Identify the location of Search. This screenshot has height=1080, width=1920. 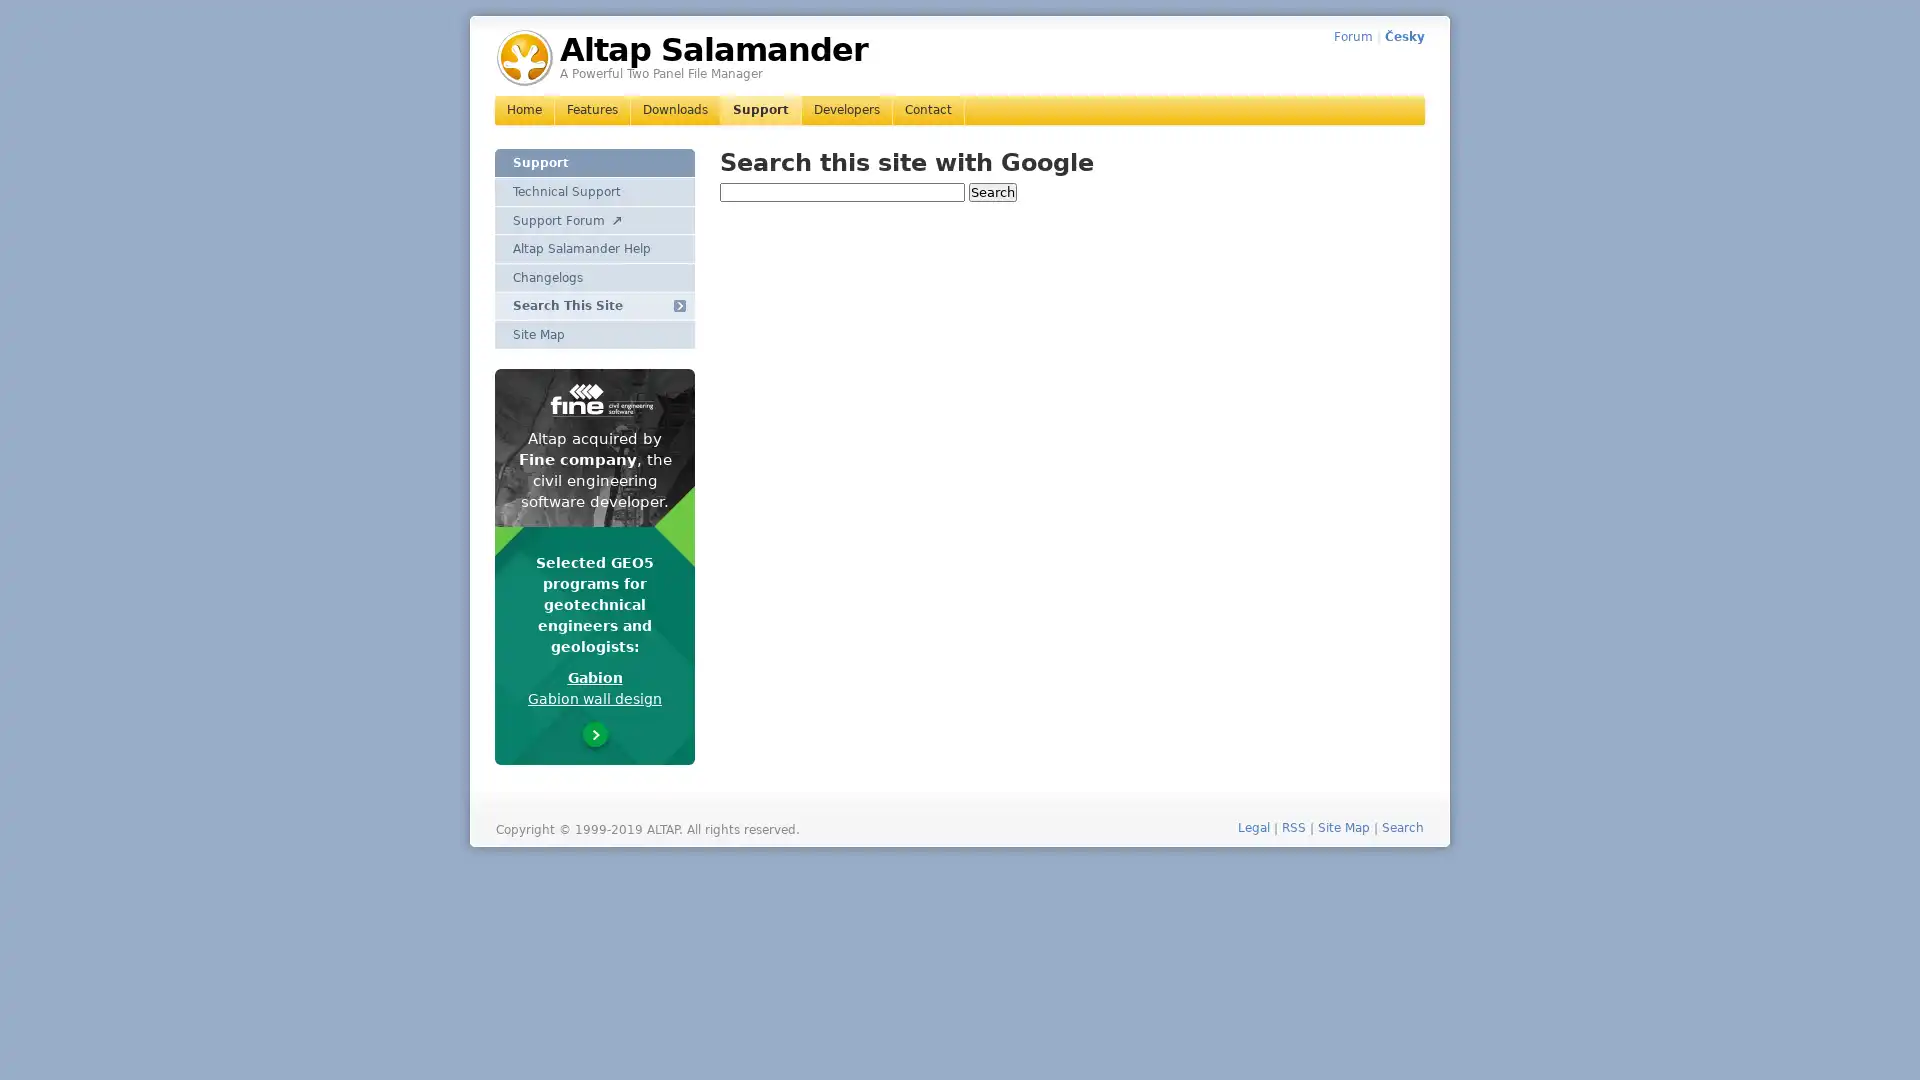
(993, 191).